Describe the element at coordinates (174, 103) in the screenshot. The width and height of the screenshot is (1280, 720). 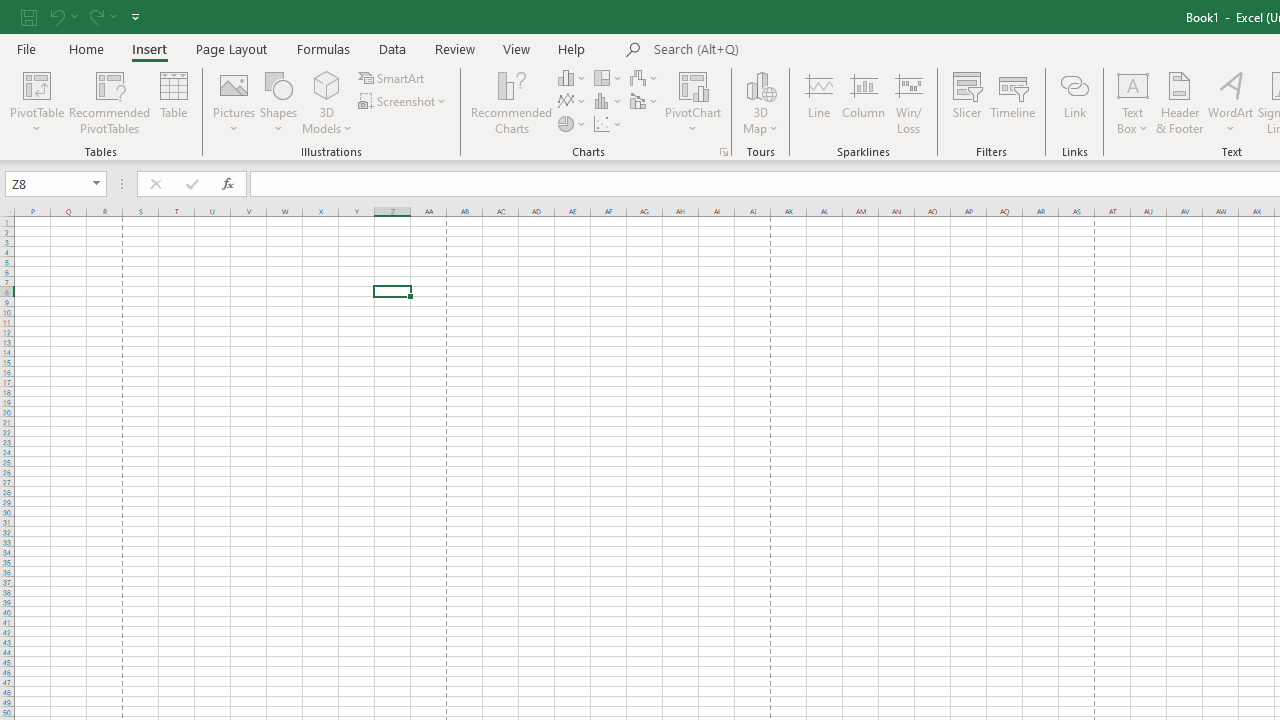
I see `'Table'` at that location.